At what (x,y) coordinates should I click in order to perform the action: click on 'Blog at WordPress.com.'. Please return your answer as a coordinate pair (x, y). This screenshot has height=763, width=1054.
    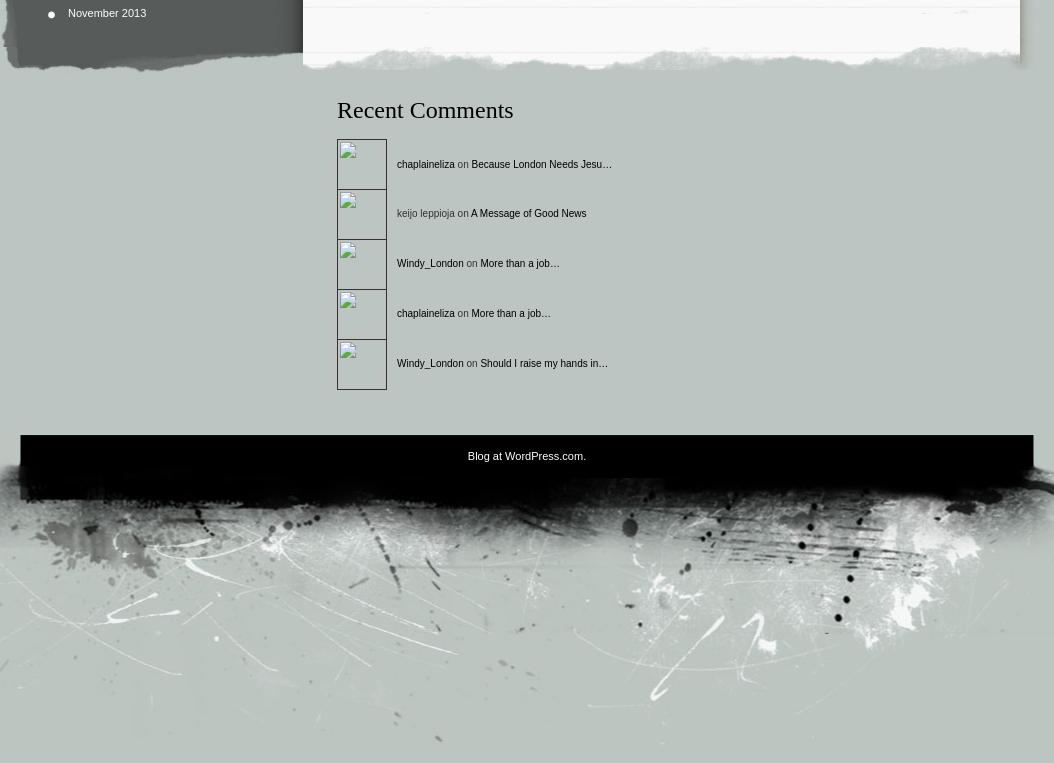
    Looking at the image, I should click on (467, 453).